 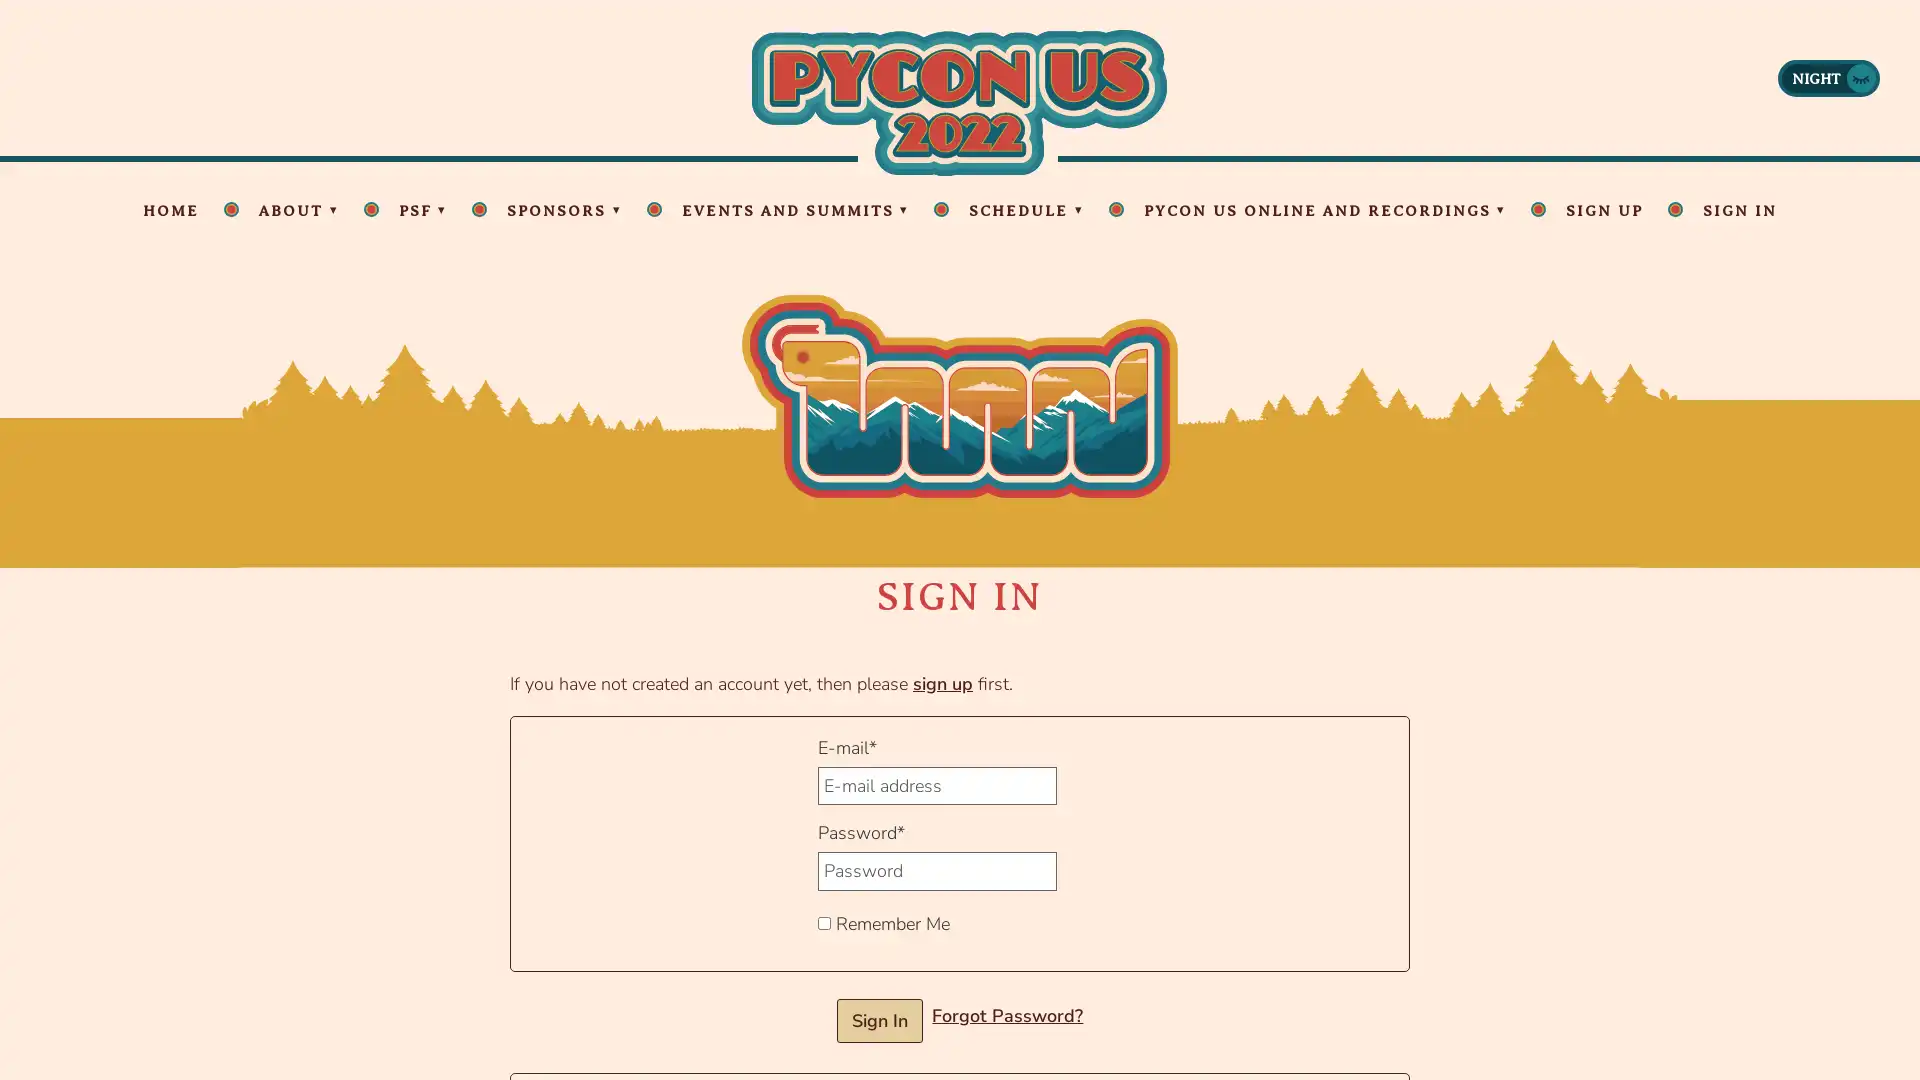 I want to click on Sign In, so click(x=879, y=1020).